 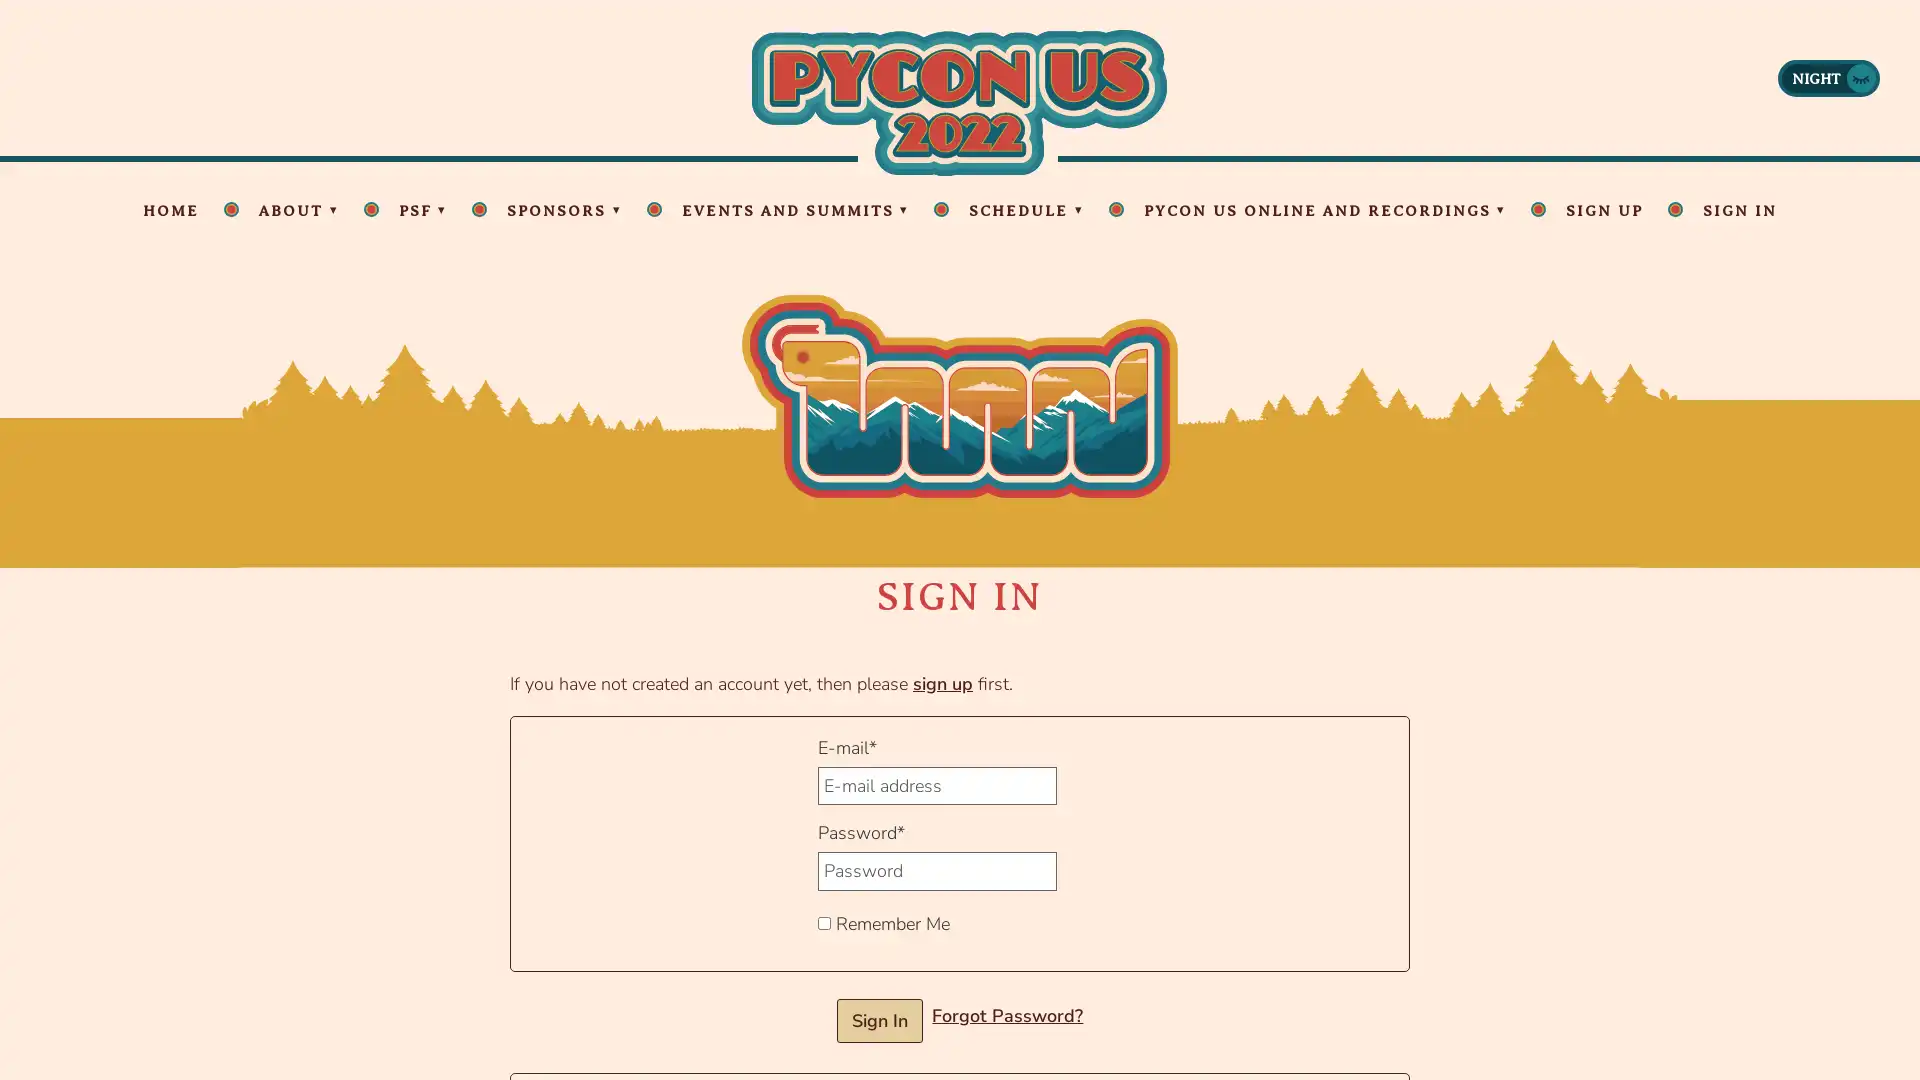 I want to click on Sign In, so click(x=879, y=1020).